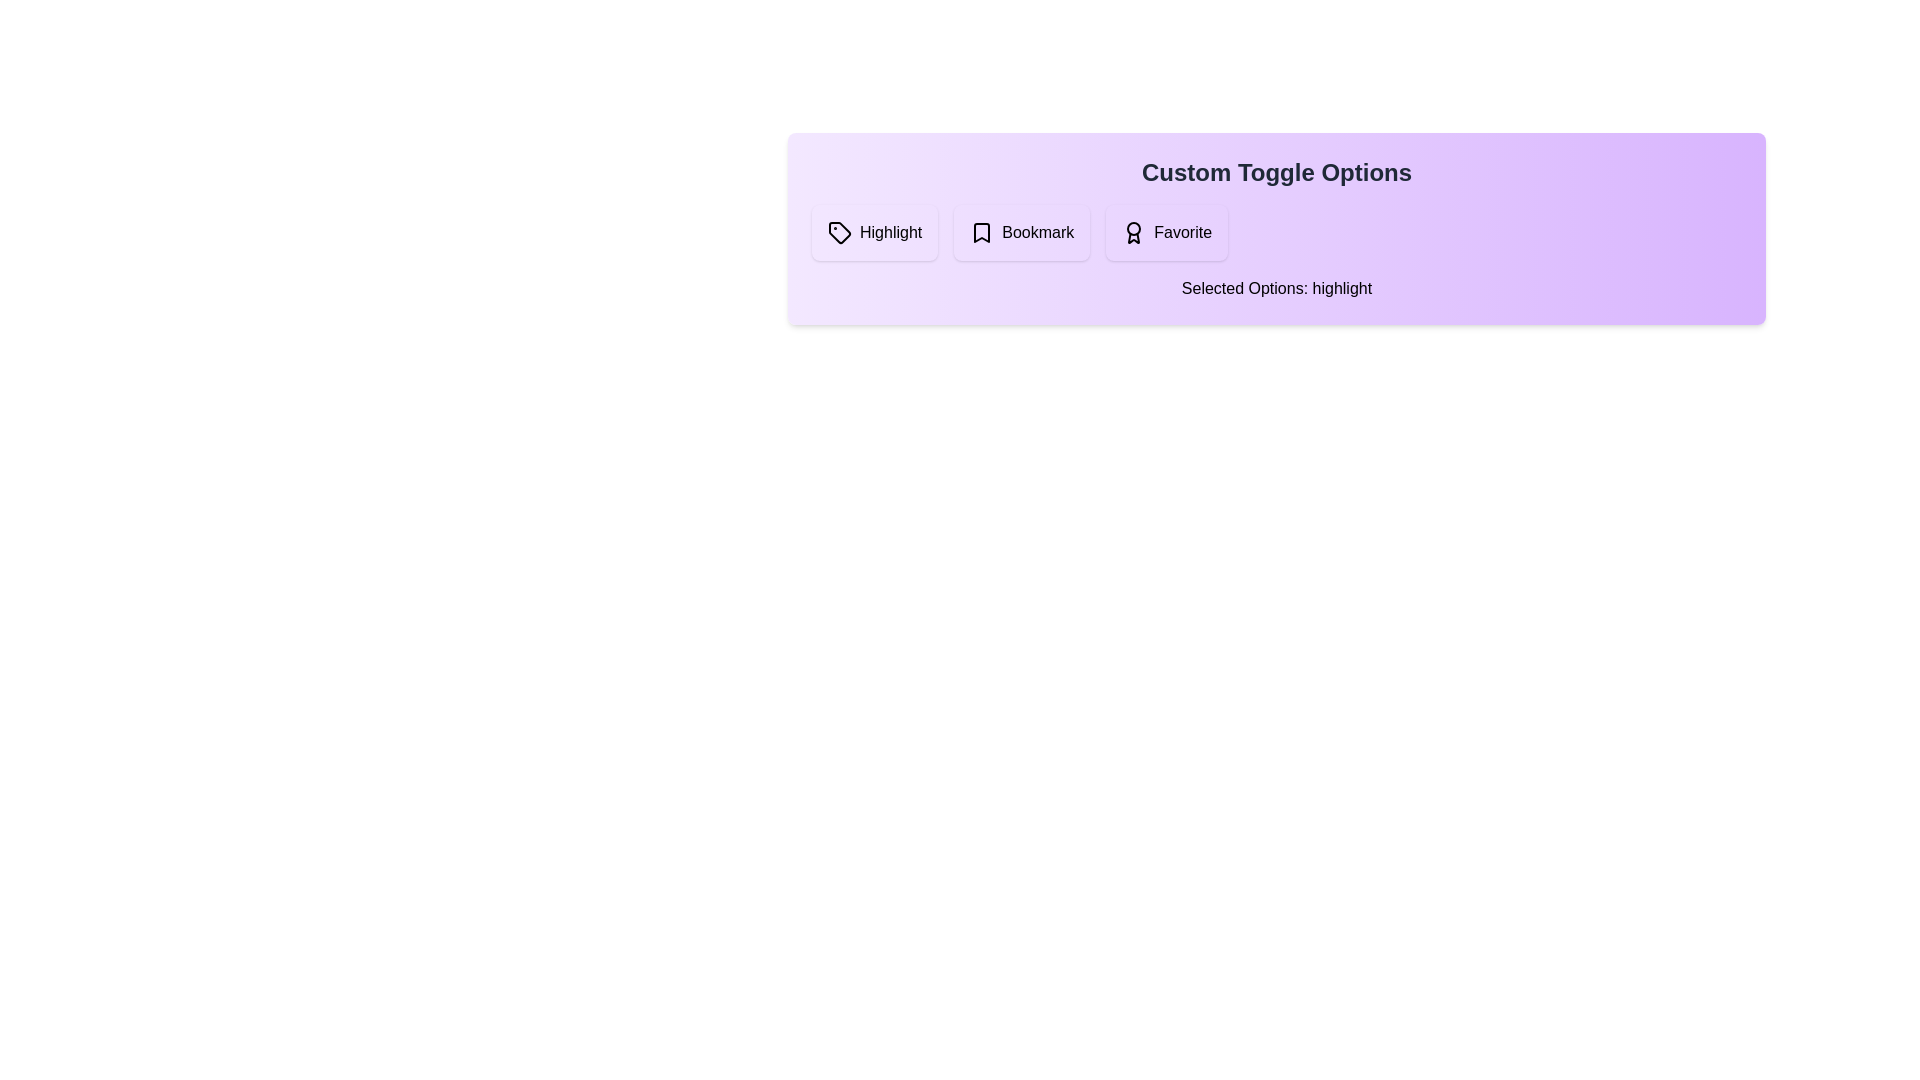  I want to click on the 'Favorite' button to toggle its state, so click(1166, 231).